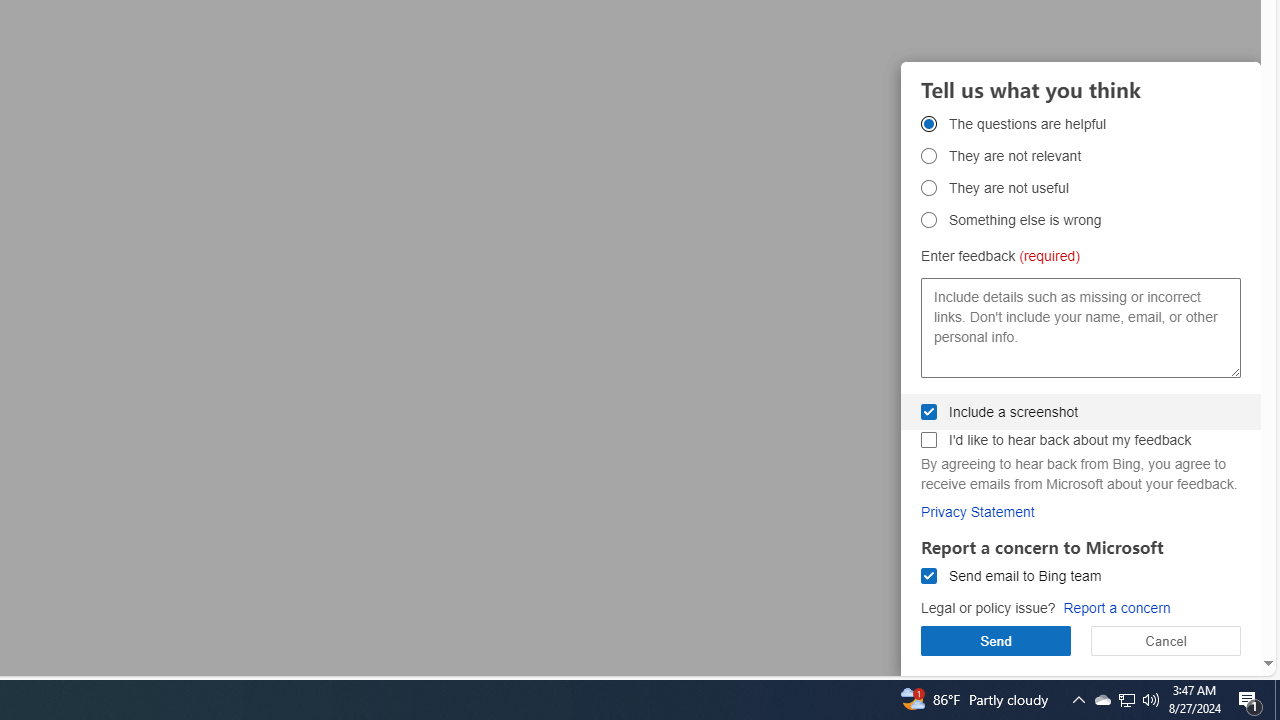 Image resolution: width=1280 pixels, height=720 pixels. What do you see at coordinates (928, 410) in the screenshot?
I see `'Include a screenshot Include a screenshot'` at bounding box center [928, 410].